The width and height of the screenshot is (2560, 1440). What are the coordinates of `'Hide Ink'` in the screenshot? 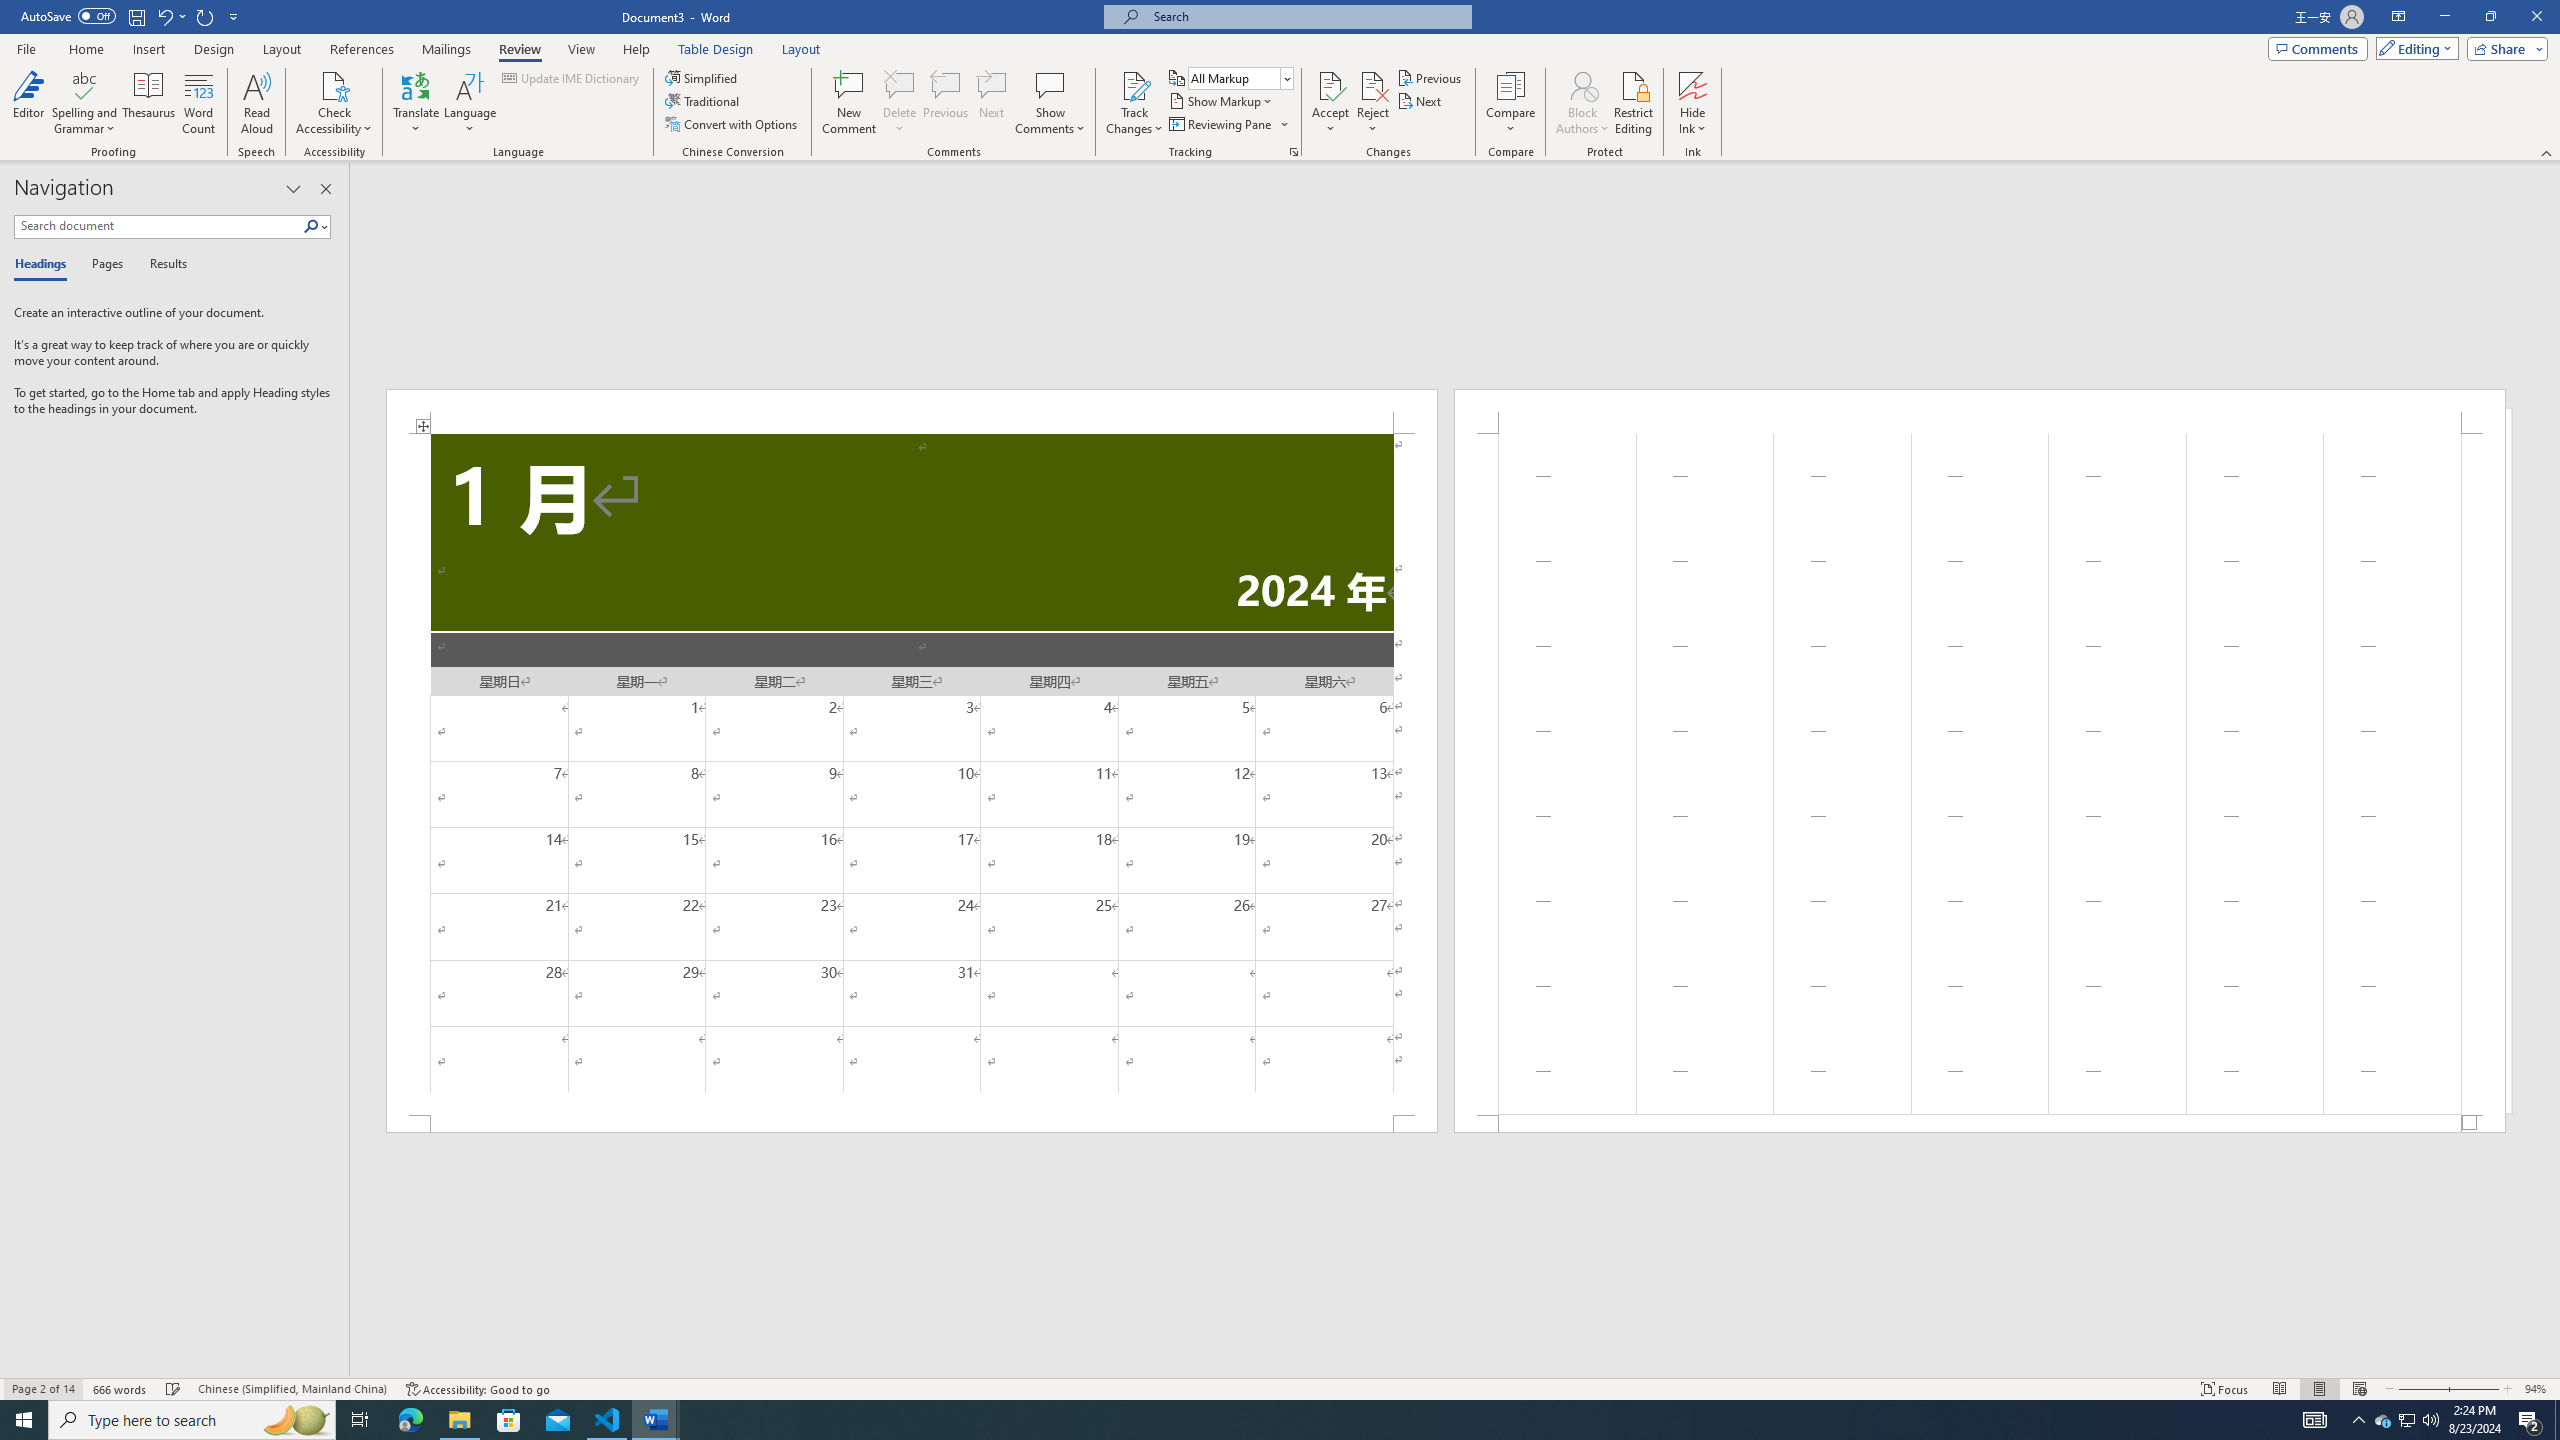 It's located at (1692, 103).